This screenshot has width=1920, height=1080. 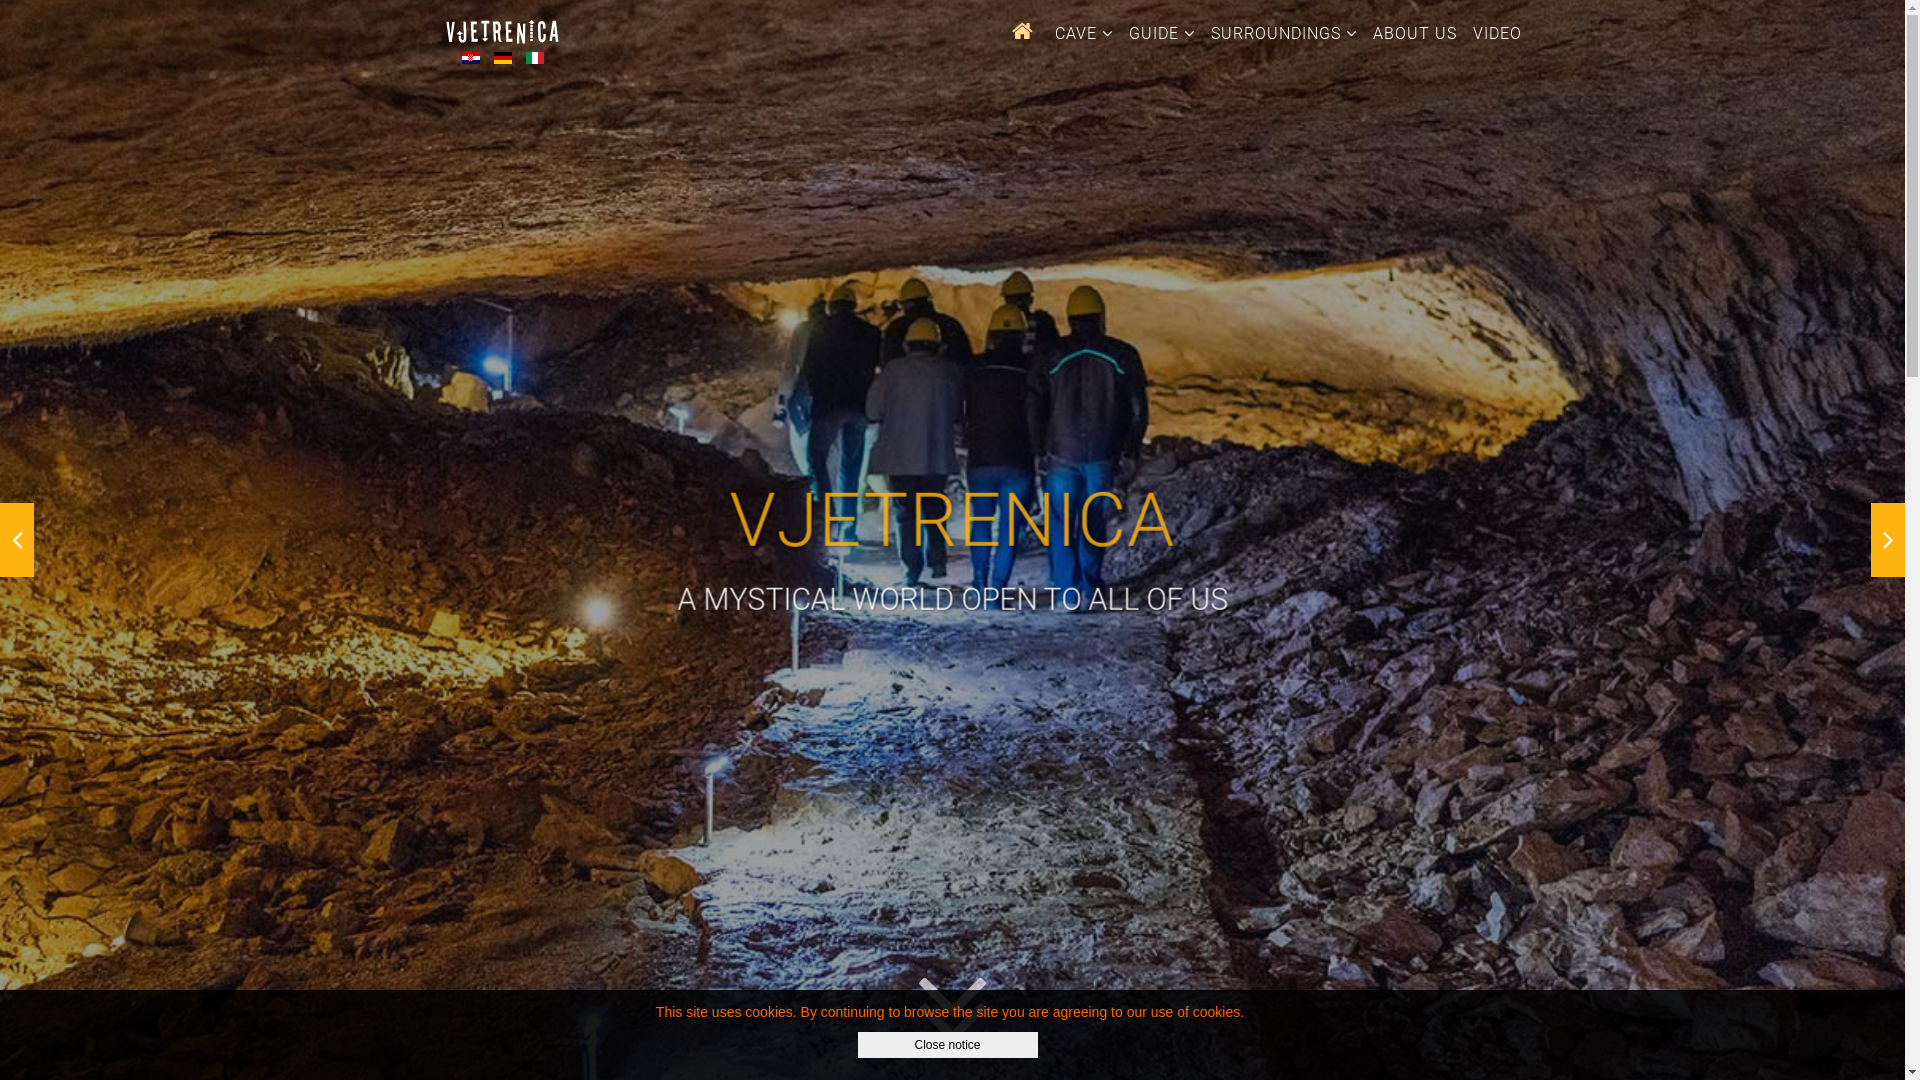 I want to click on 'Deutsch', so click(x=503, y=56).